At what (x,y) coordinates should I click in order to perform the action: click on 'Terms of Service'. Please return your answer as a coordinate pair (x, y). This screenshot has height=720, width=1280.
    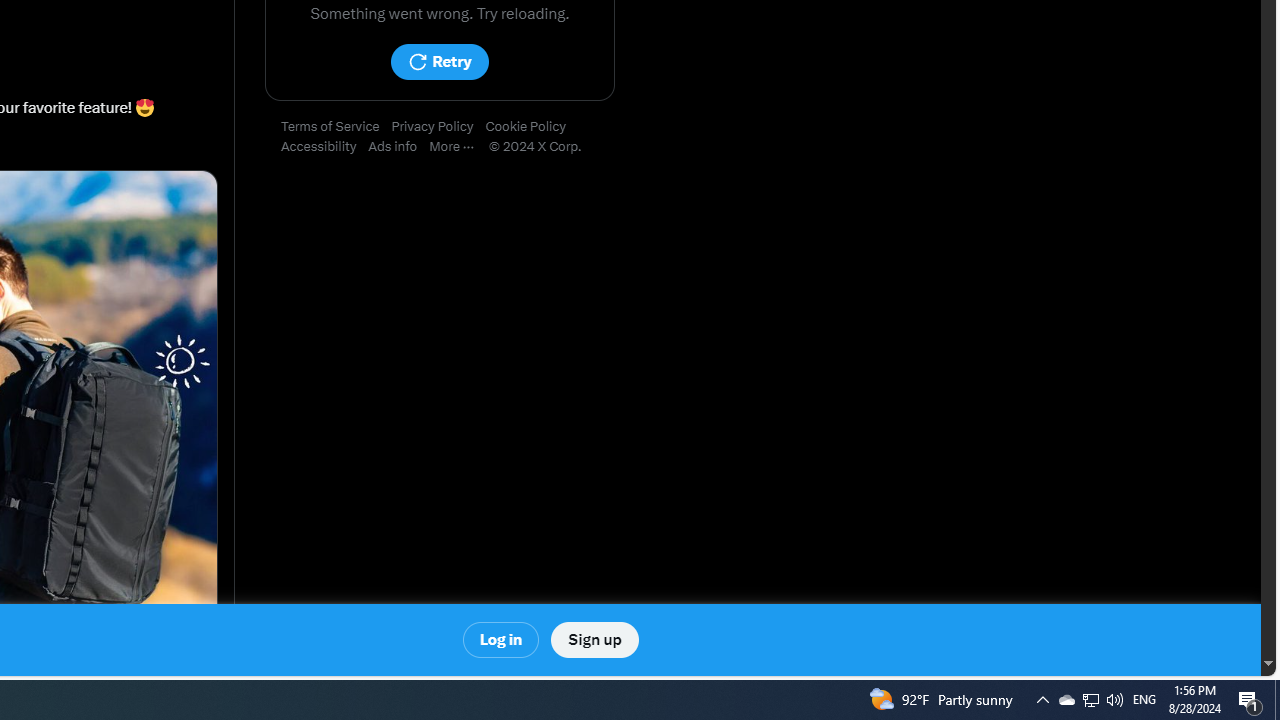
    Looking at the image, I should click on (336, 127).